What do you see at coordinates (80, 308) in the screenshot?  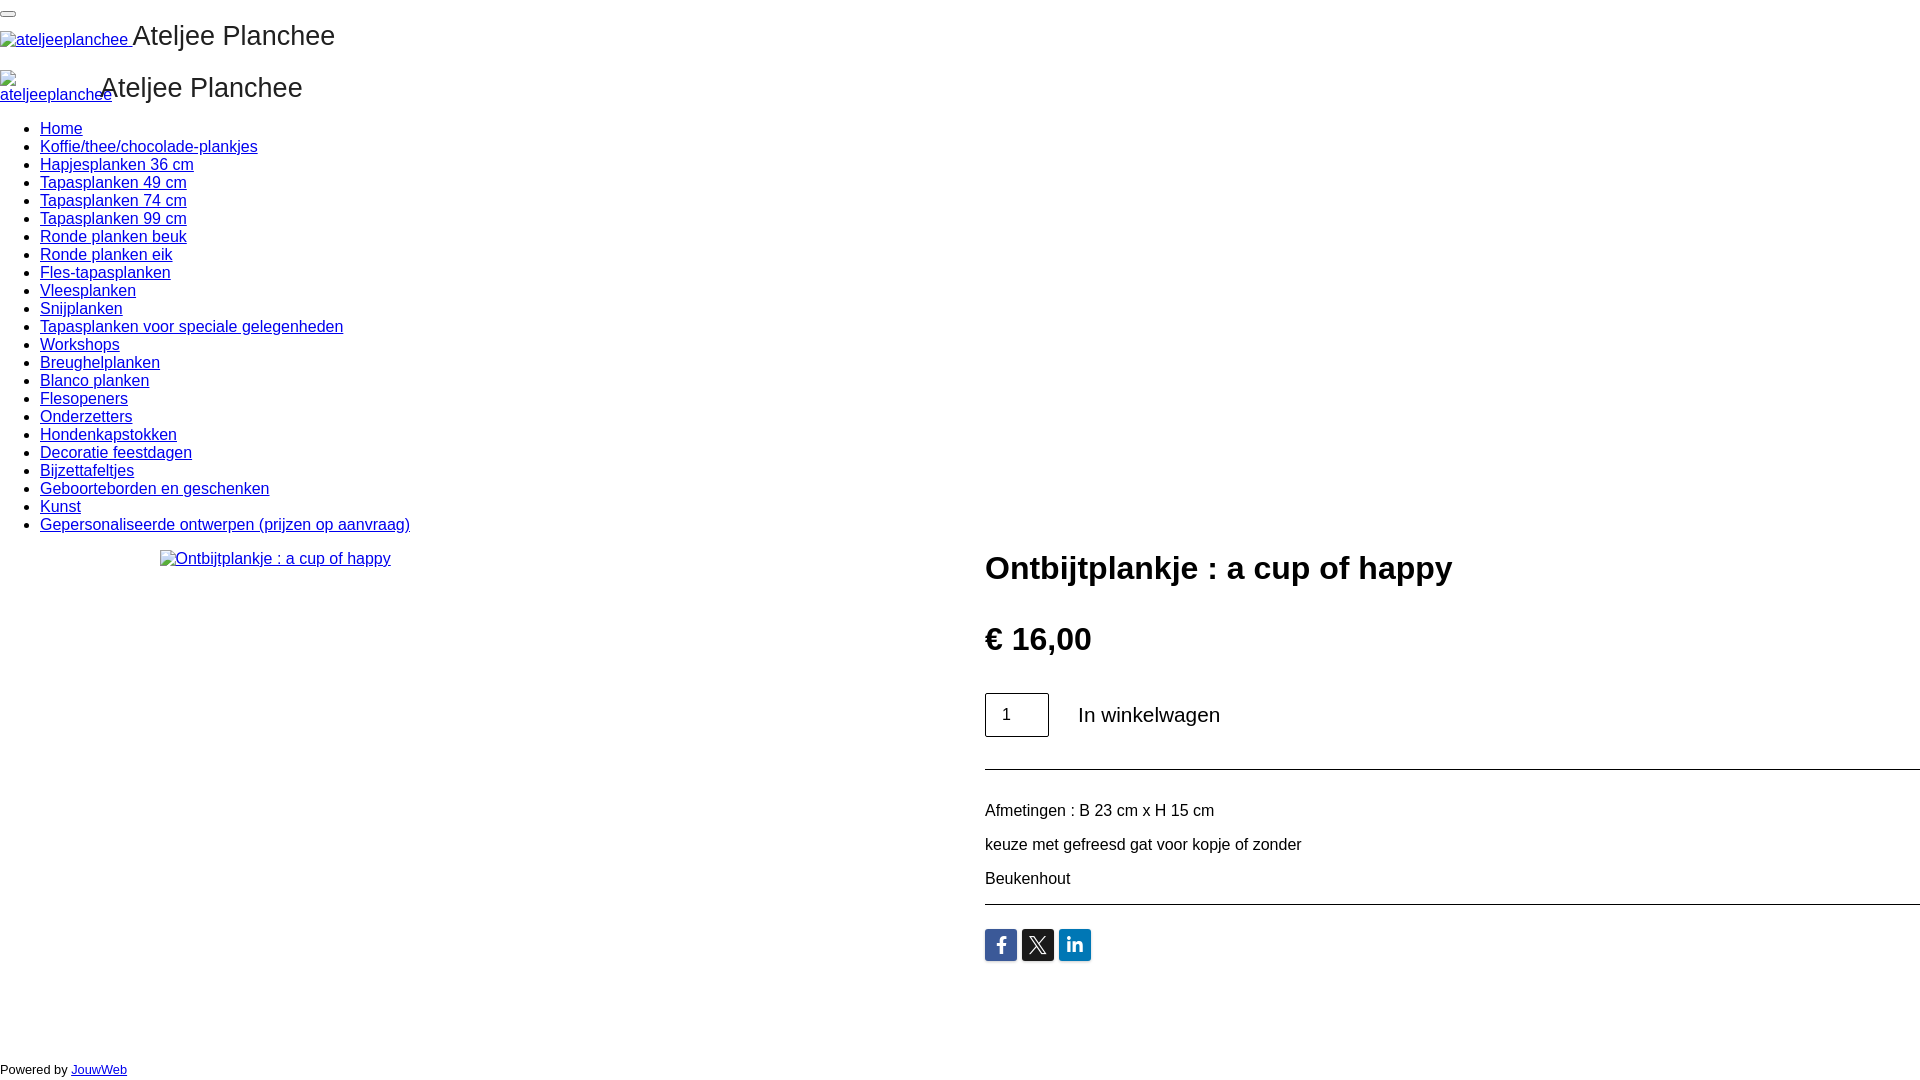 I see `'Snijplanken'` at bounding box center [80, 308].